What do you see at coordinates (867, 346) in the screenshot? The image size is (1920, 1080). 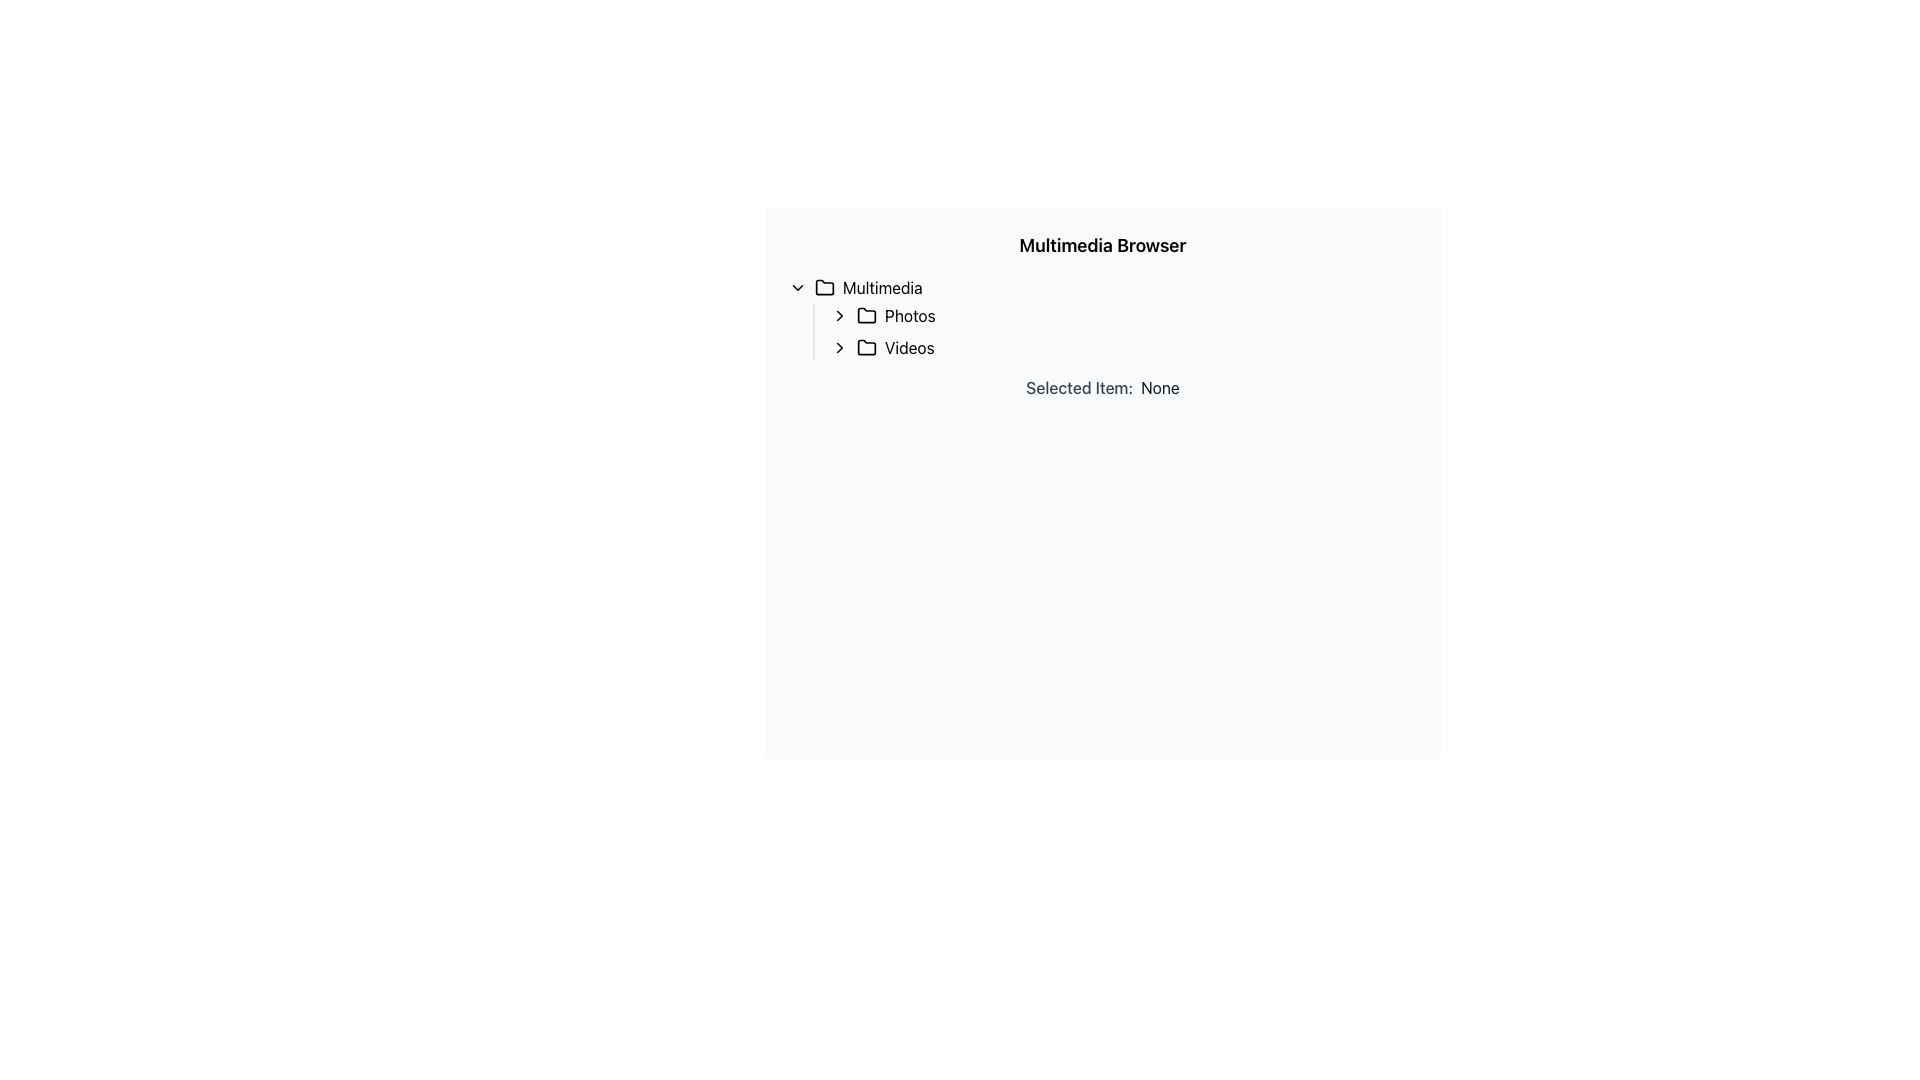 I see `the 'Videos' icon in the left panel under the 'Multimedia' folder in the tree view` at bounding box center [867, 346].